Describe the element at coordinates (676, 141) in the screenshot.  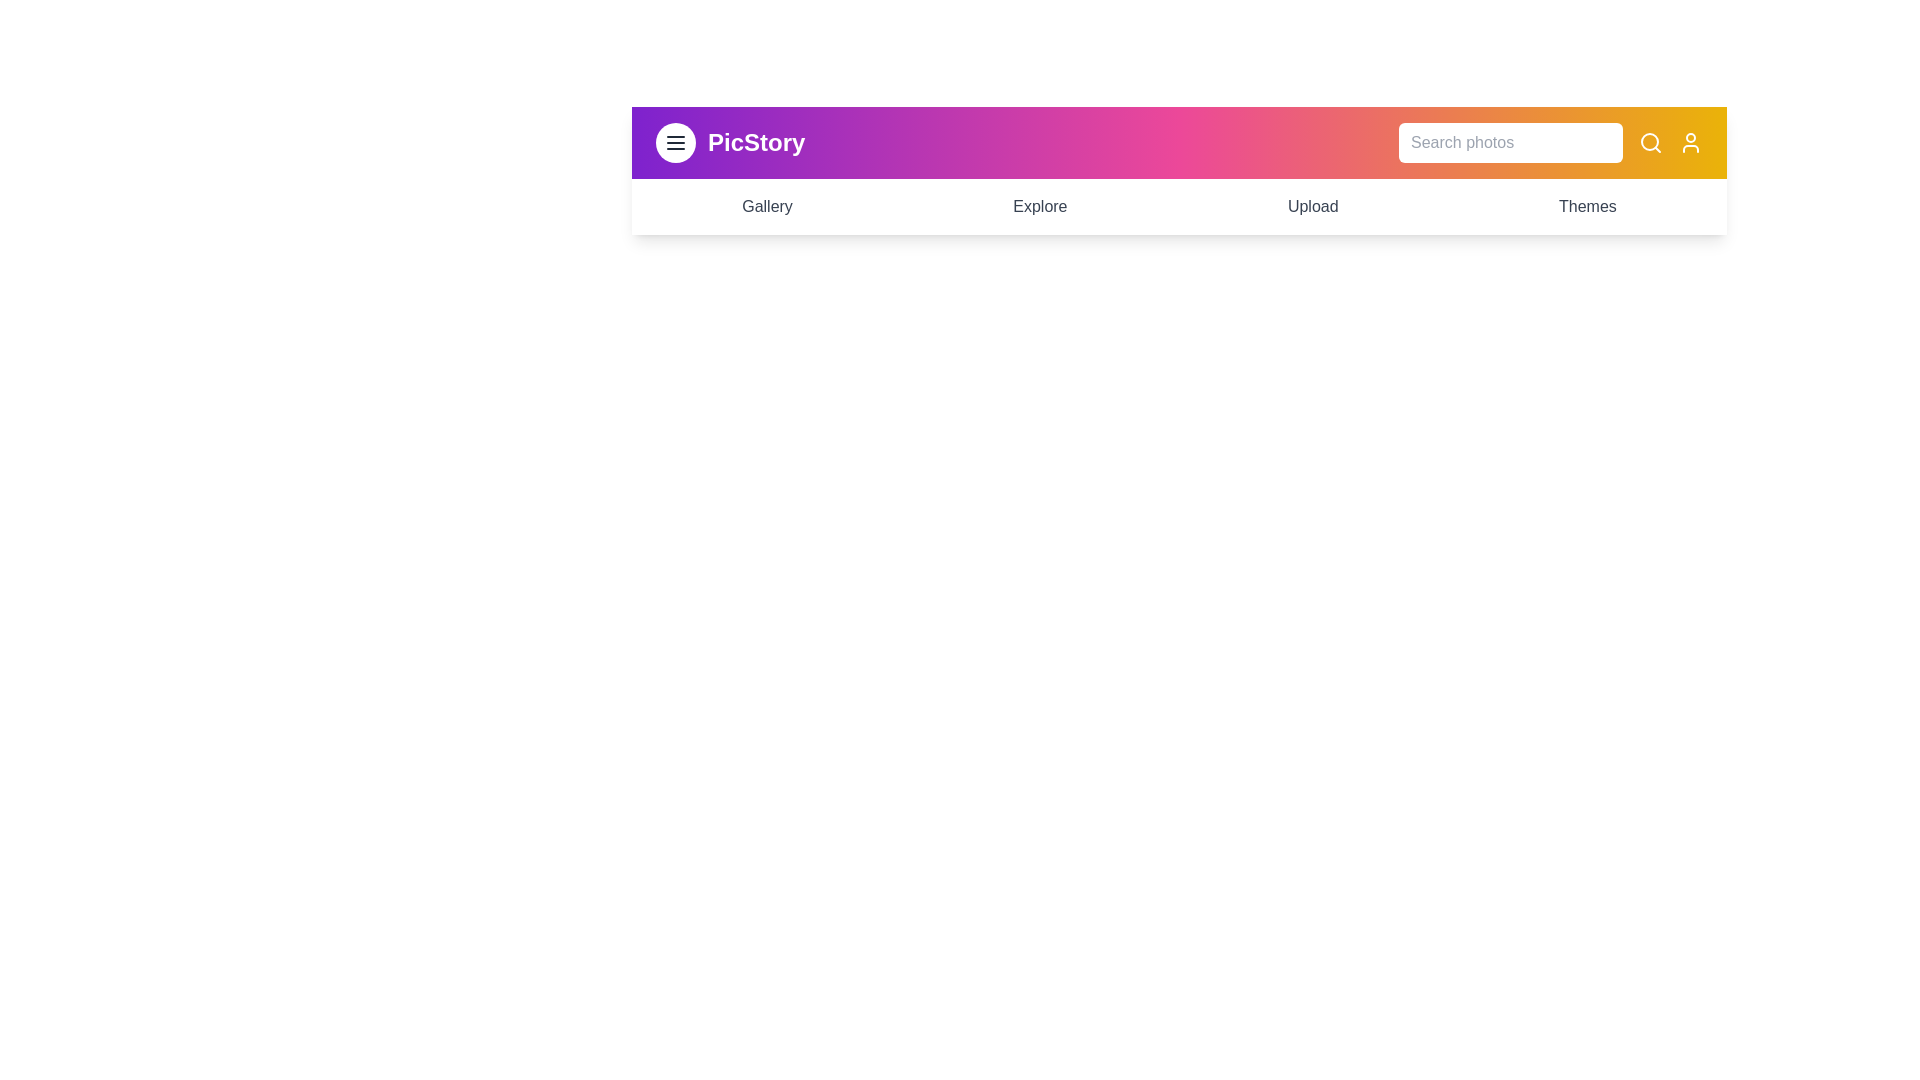
I see `menu button to toggle the menu visibility` at that location.